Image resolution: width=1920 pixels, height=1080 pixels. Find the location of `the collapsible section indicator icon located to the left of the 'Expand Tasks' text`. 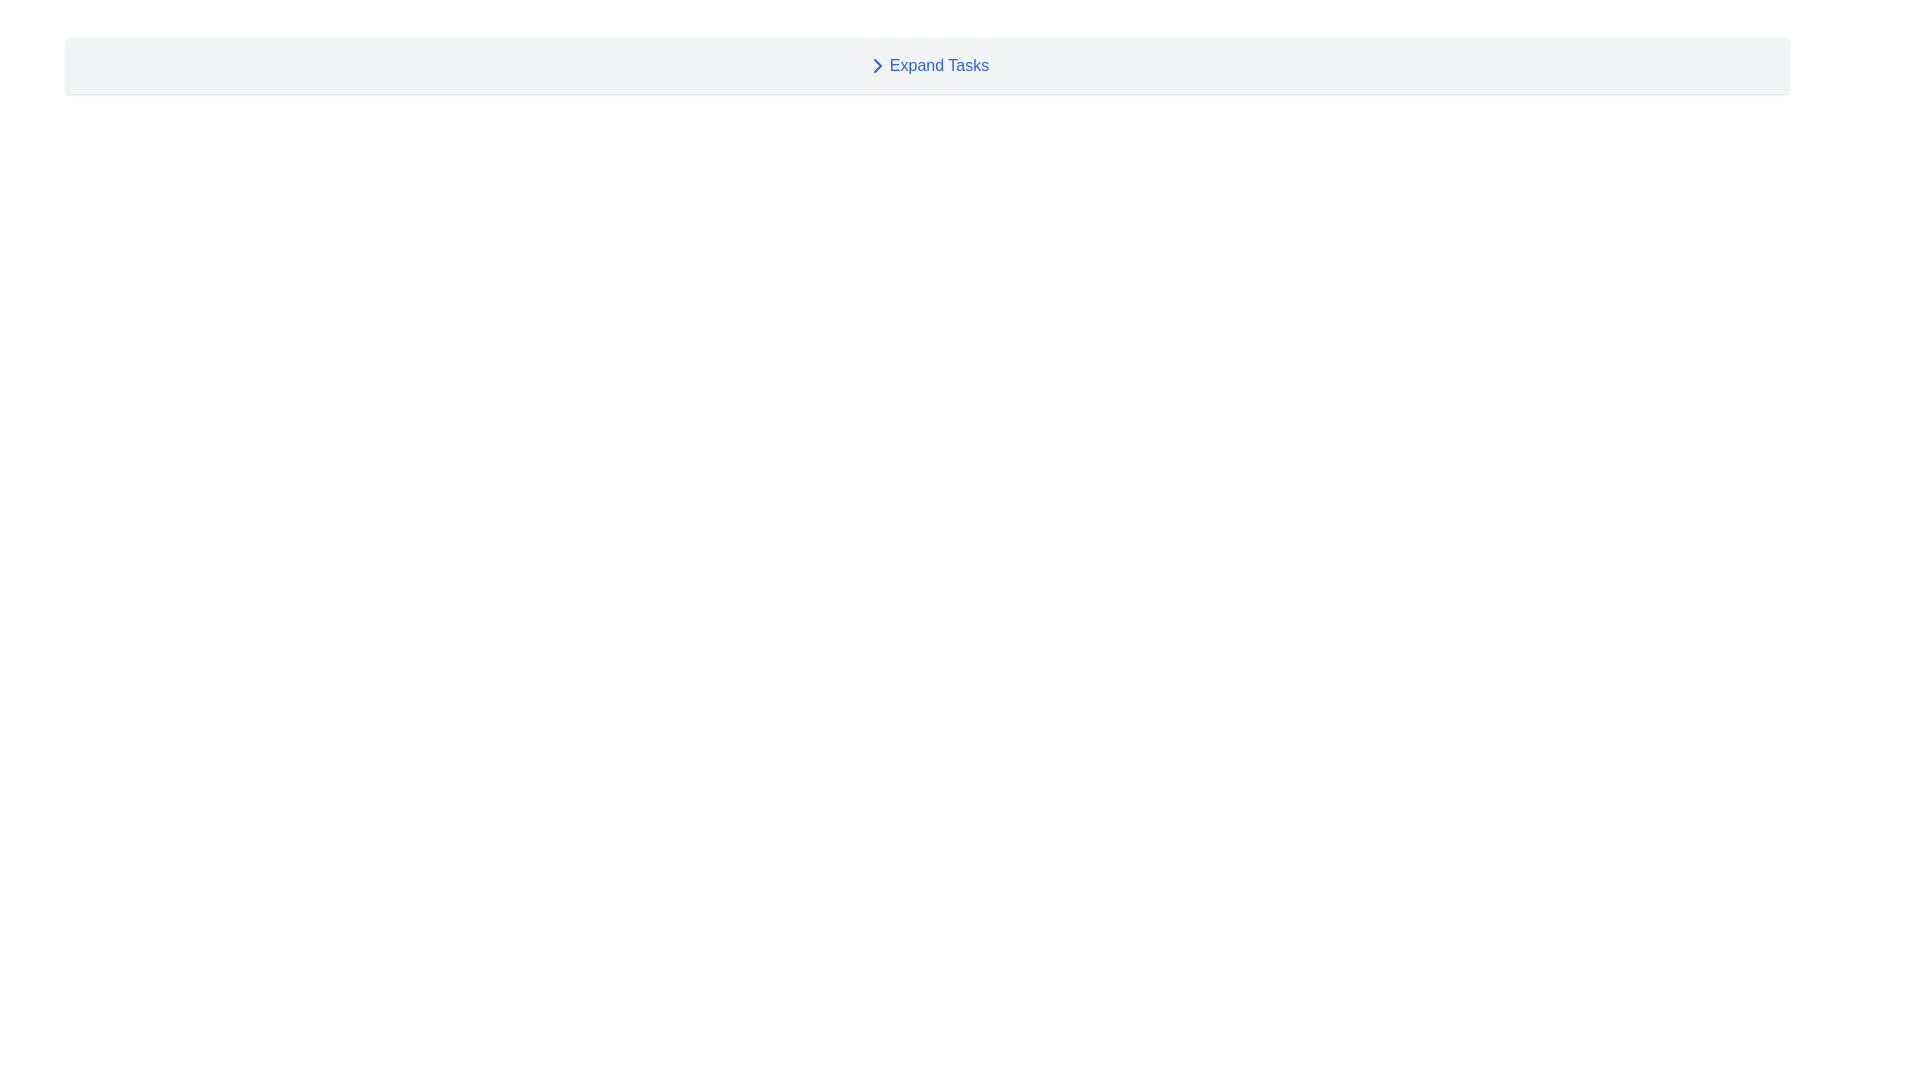

the collapsible section indicator icon located to the left of the 'Expand Tasks' text is located at coordinates (877, 64).